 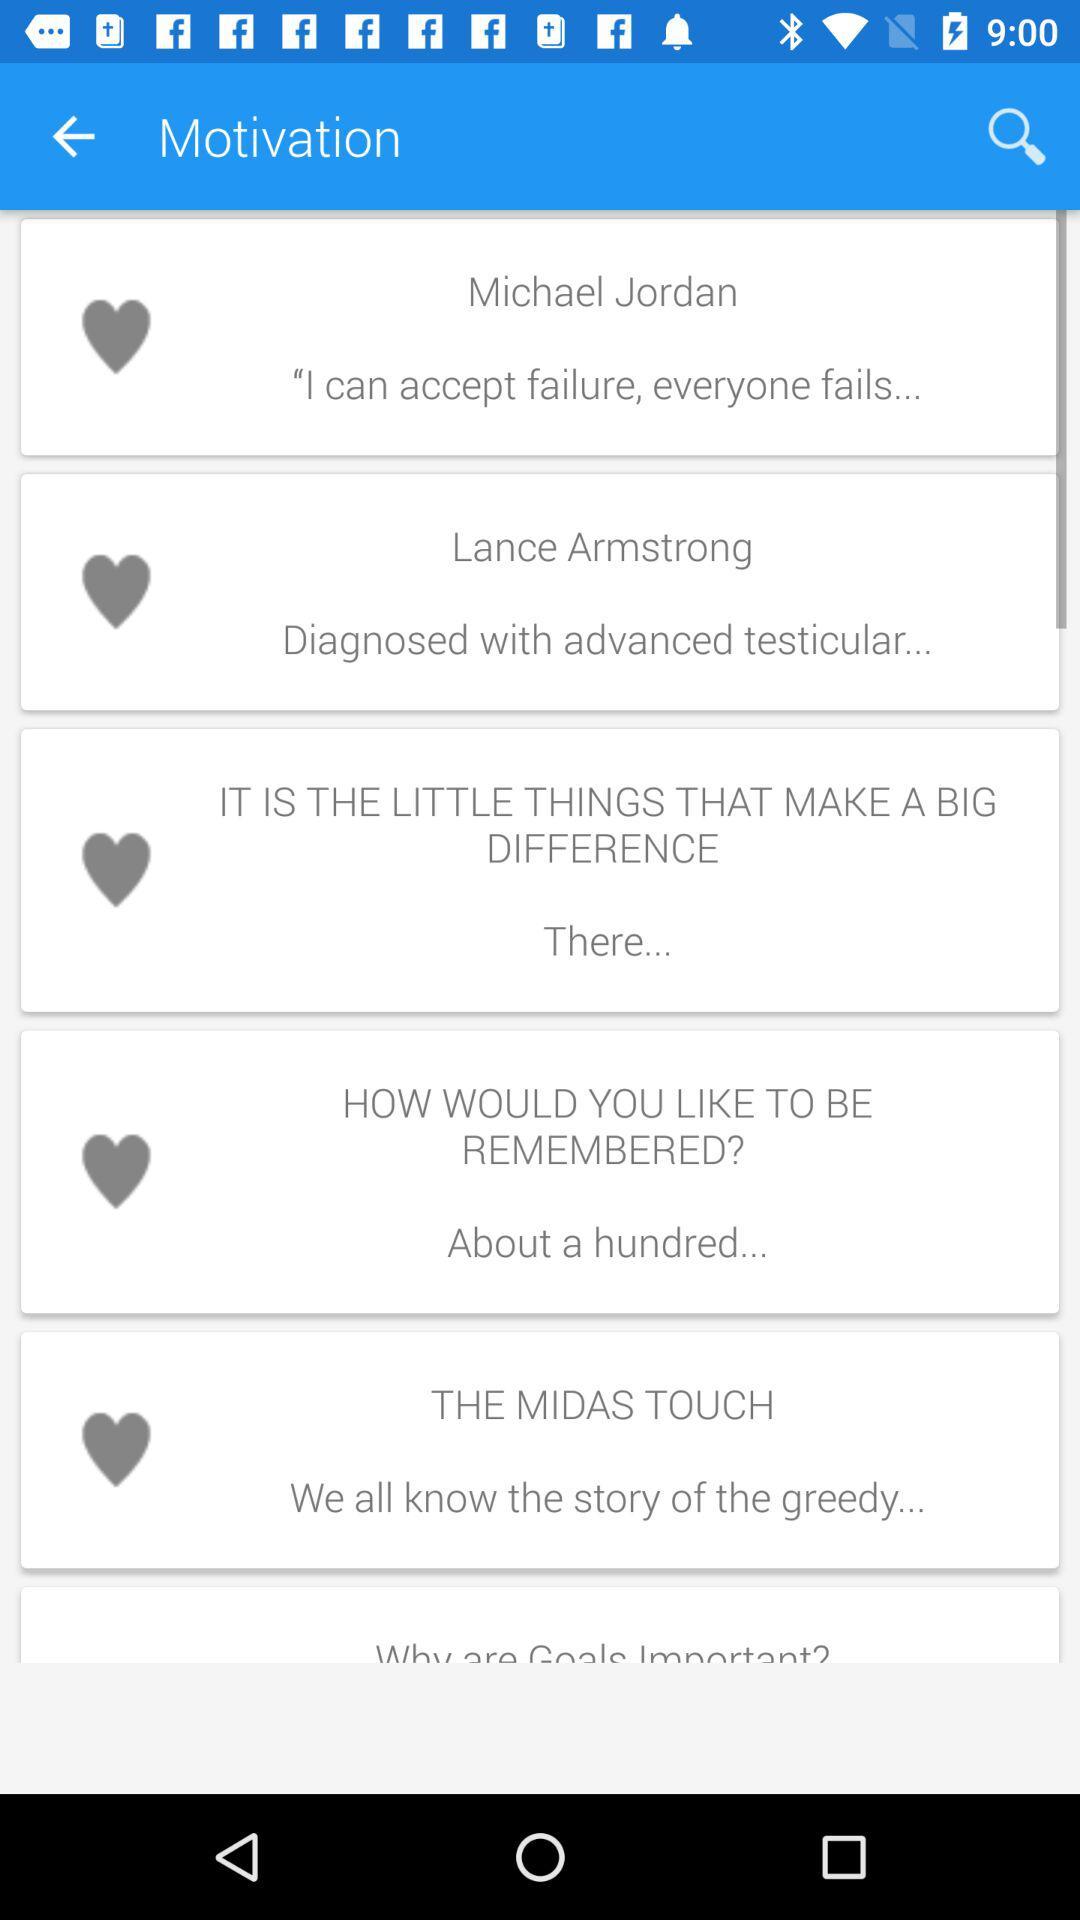 I want to click on how would you icon, so click(x=606, y=1171).